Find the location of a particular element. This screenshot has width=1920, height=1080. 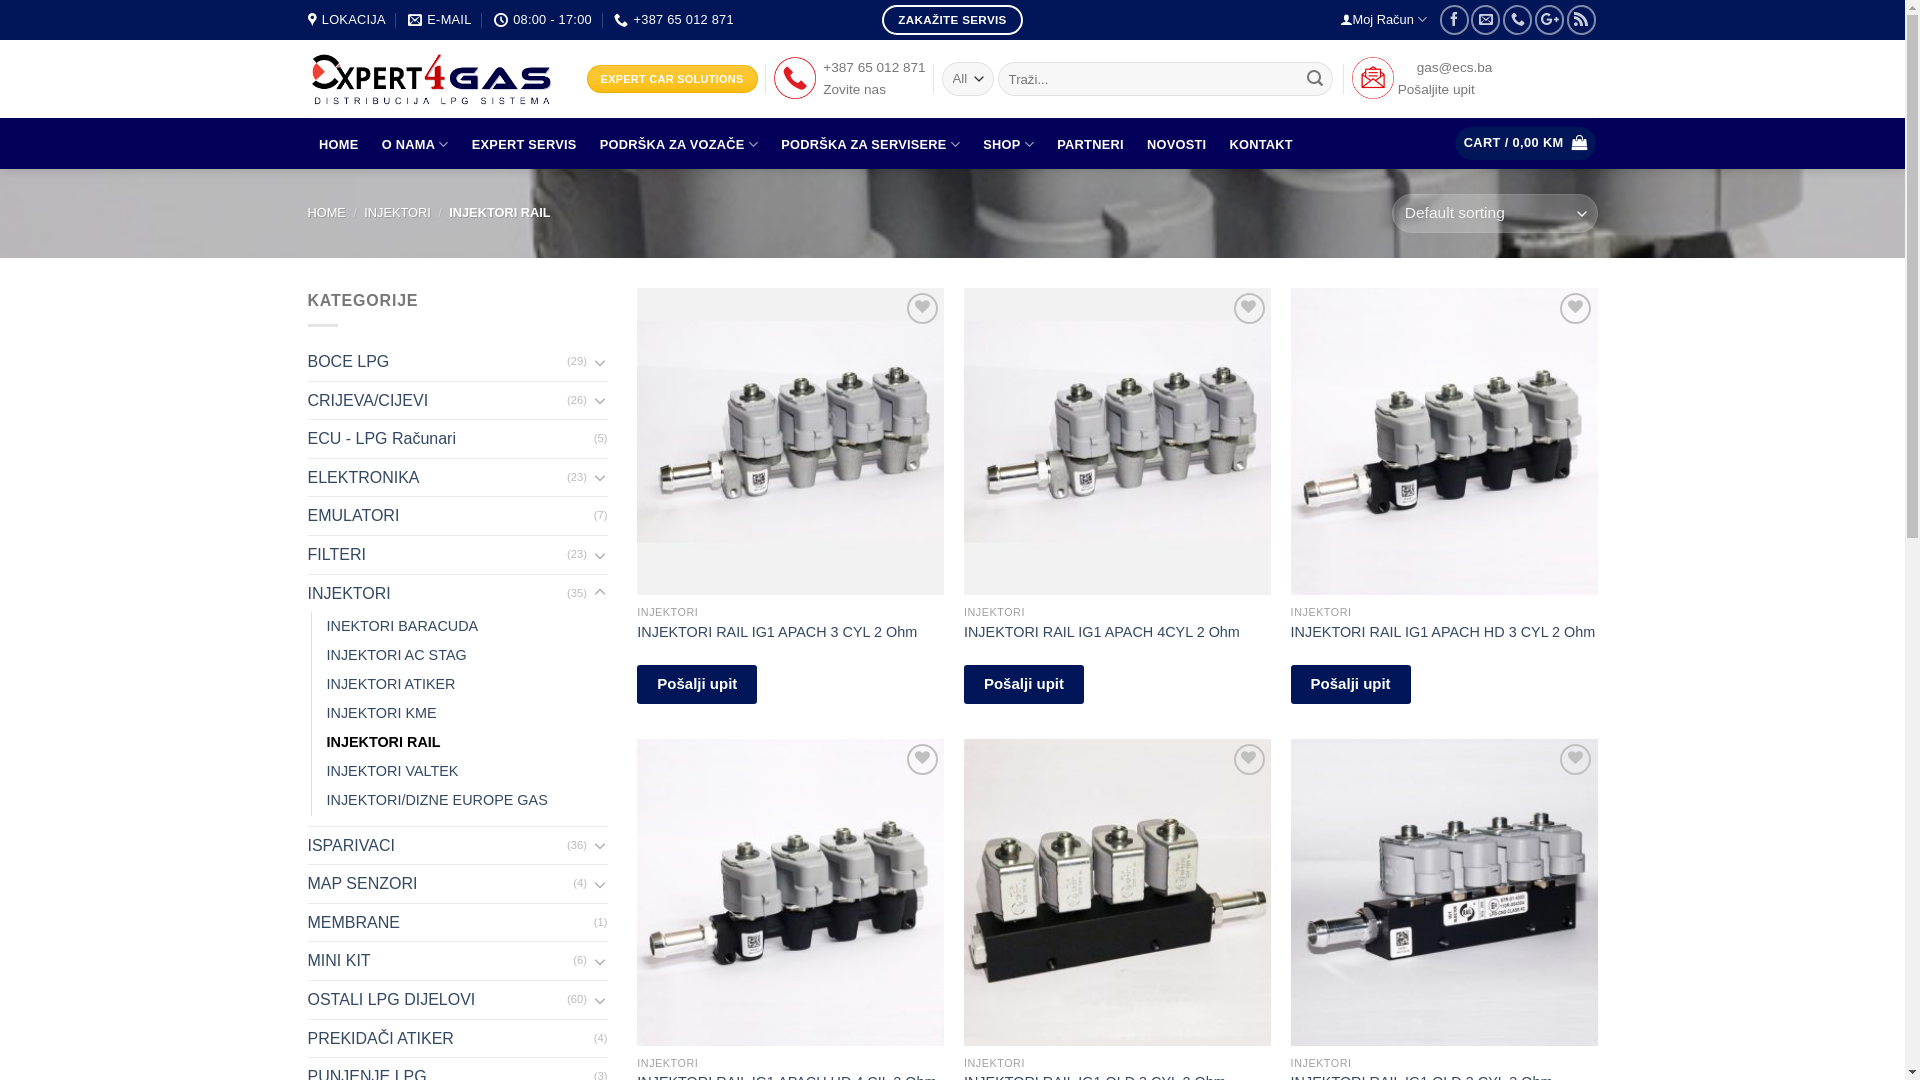

'EXPERT SERVIS' is located at coordinates (523, 144).